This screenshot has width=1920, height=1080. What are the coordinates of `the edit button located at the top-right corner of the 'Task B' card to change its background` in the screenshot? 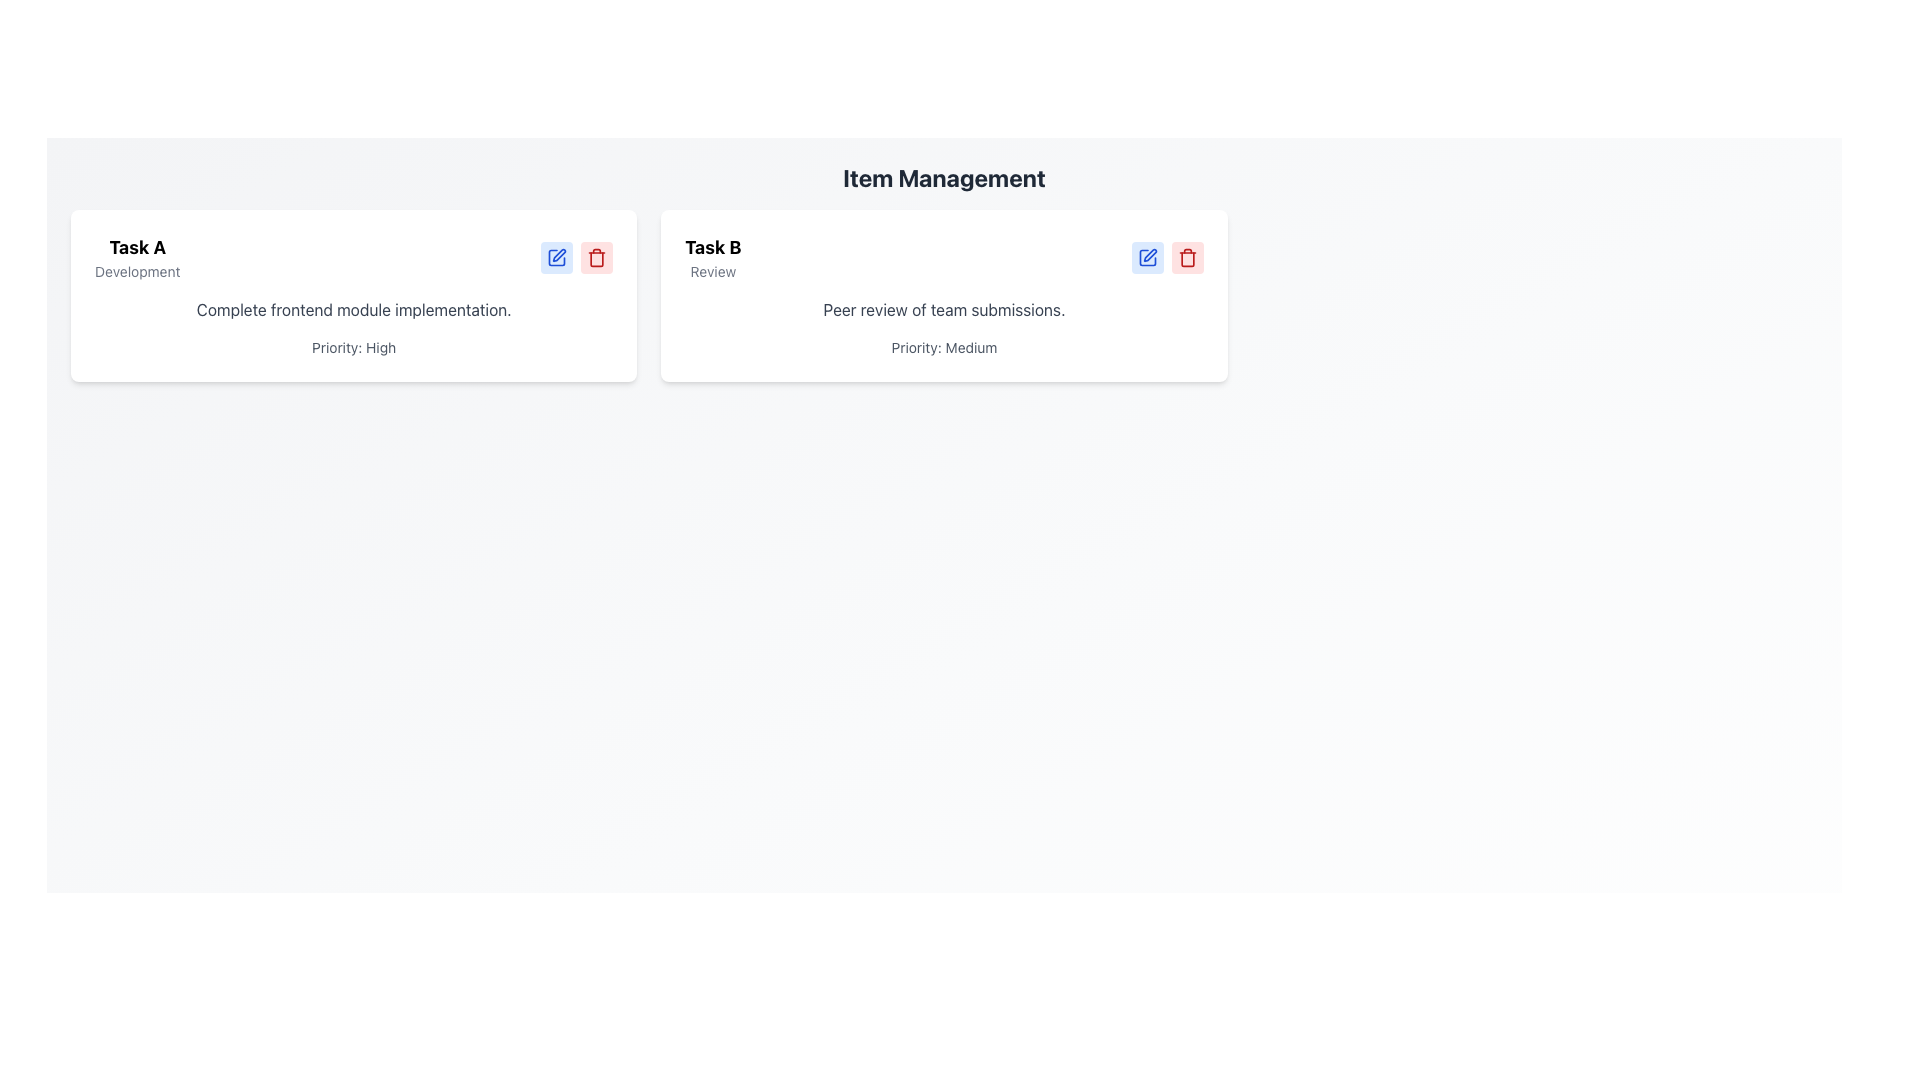 It's located at (1147, 257).